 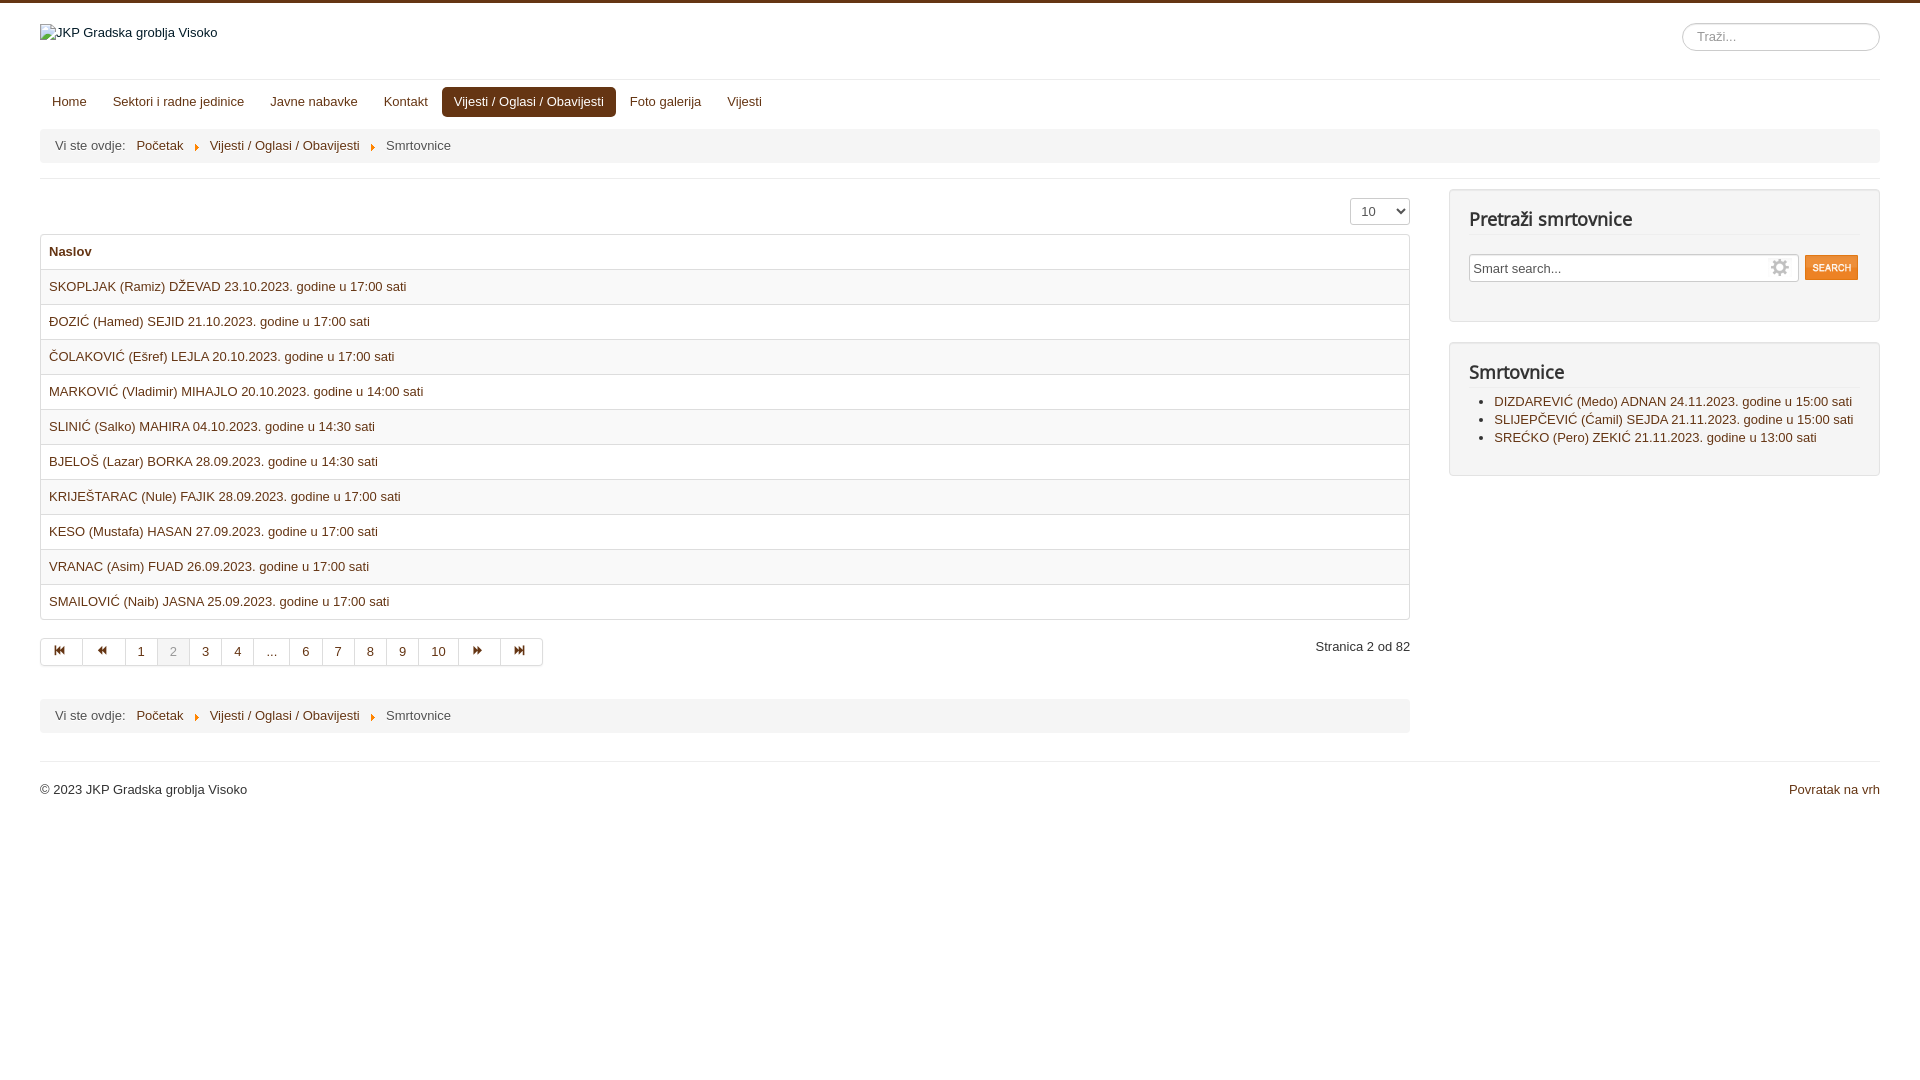 What do you see at coordinates (666, 101) in the screenshot?
I see `'Foto galerija'` at bounding box center [666, 101].